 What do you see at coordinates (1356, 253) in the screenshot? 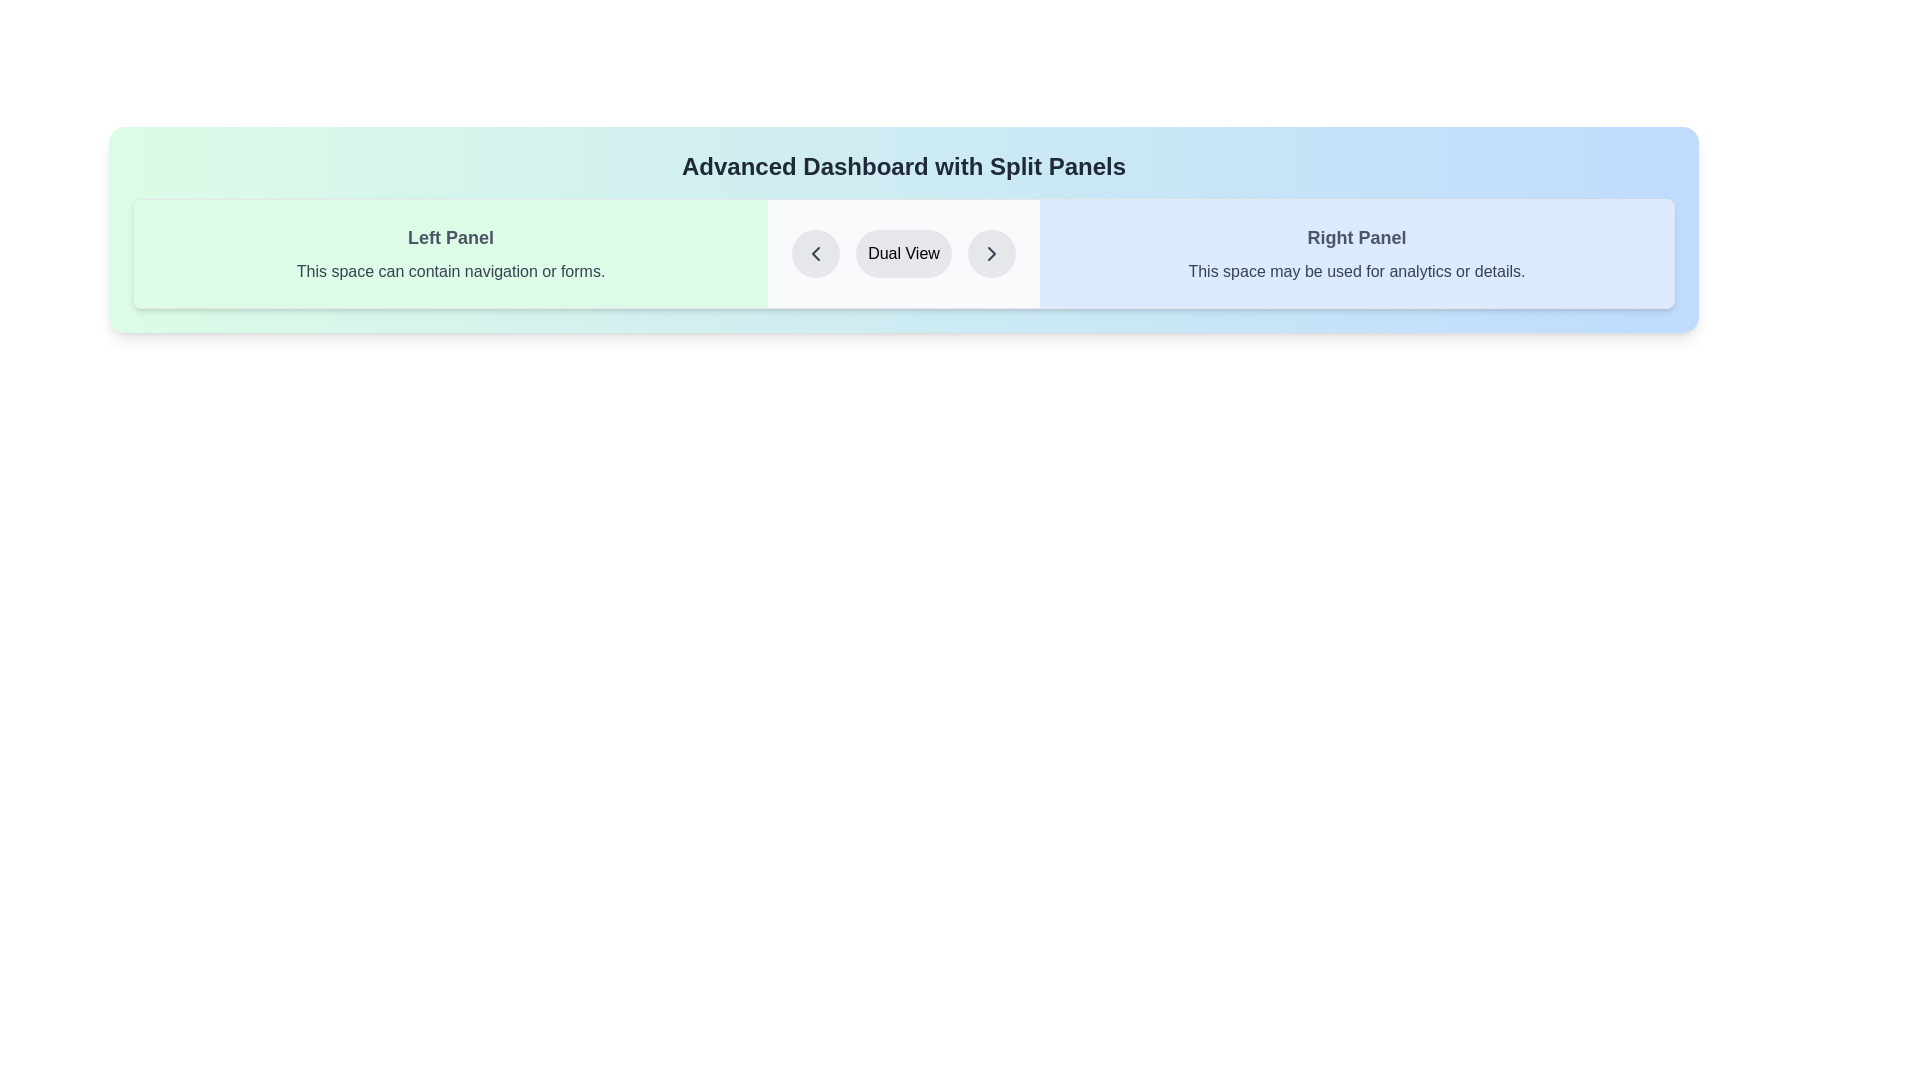
I see `information presented in the blue 'Right Panel' section of the dual-panel dashboard layout` at bounding box center [1356, 253].